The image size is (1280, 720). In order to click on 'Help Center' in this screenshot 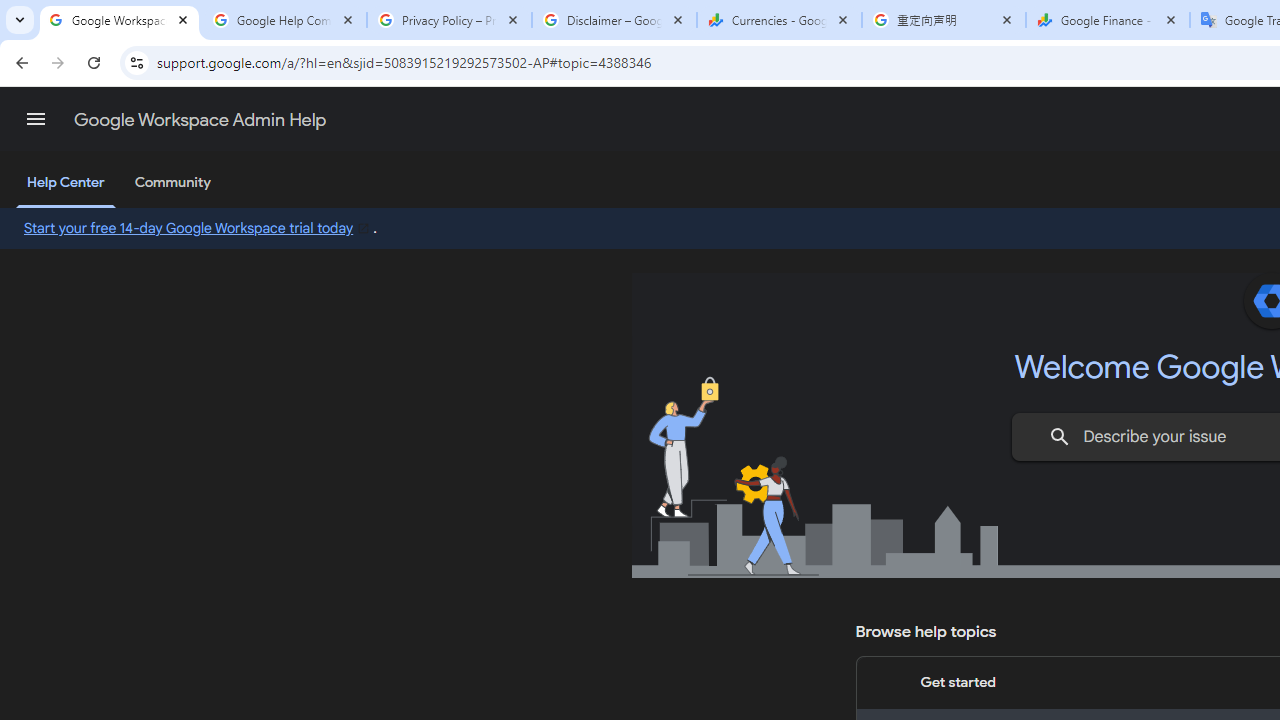, I will do `click(65, 183)`.